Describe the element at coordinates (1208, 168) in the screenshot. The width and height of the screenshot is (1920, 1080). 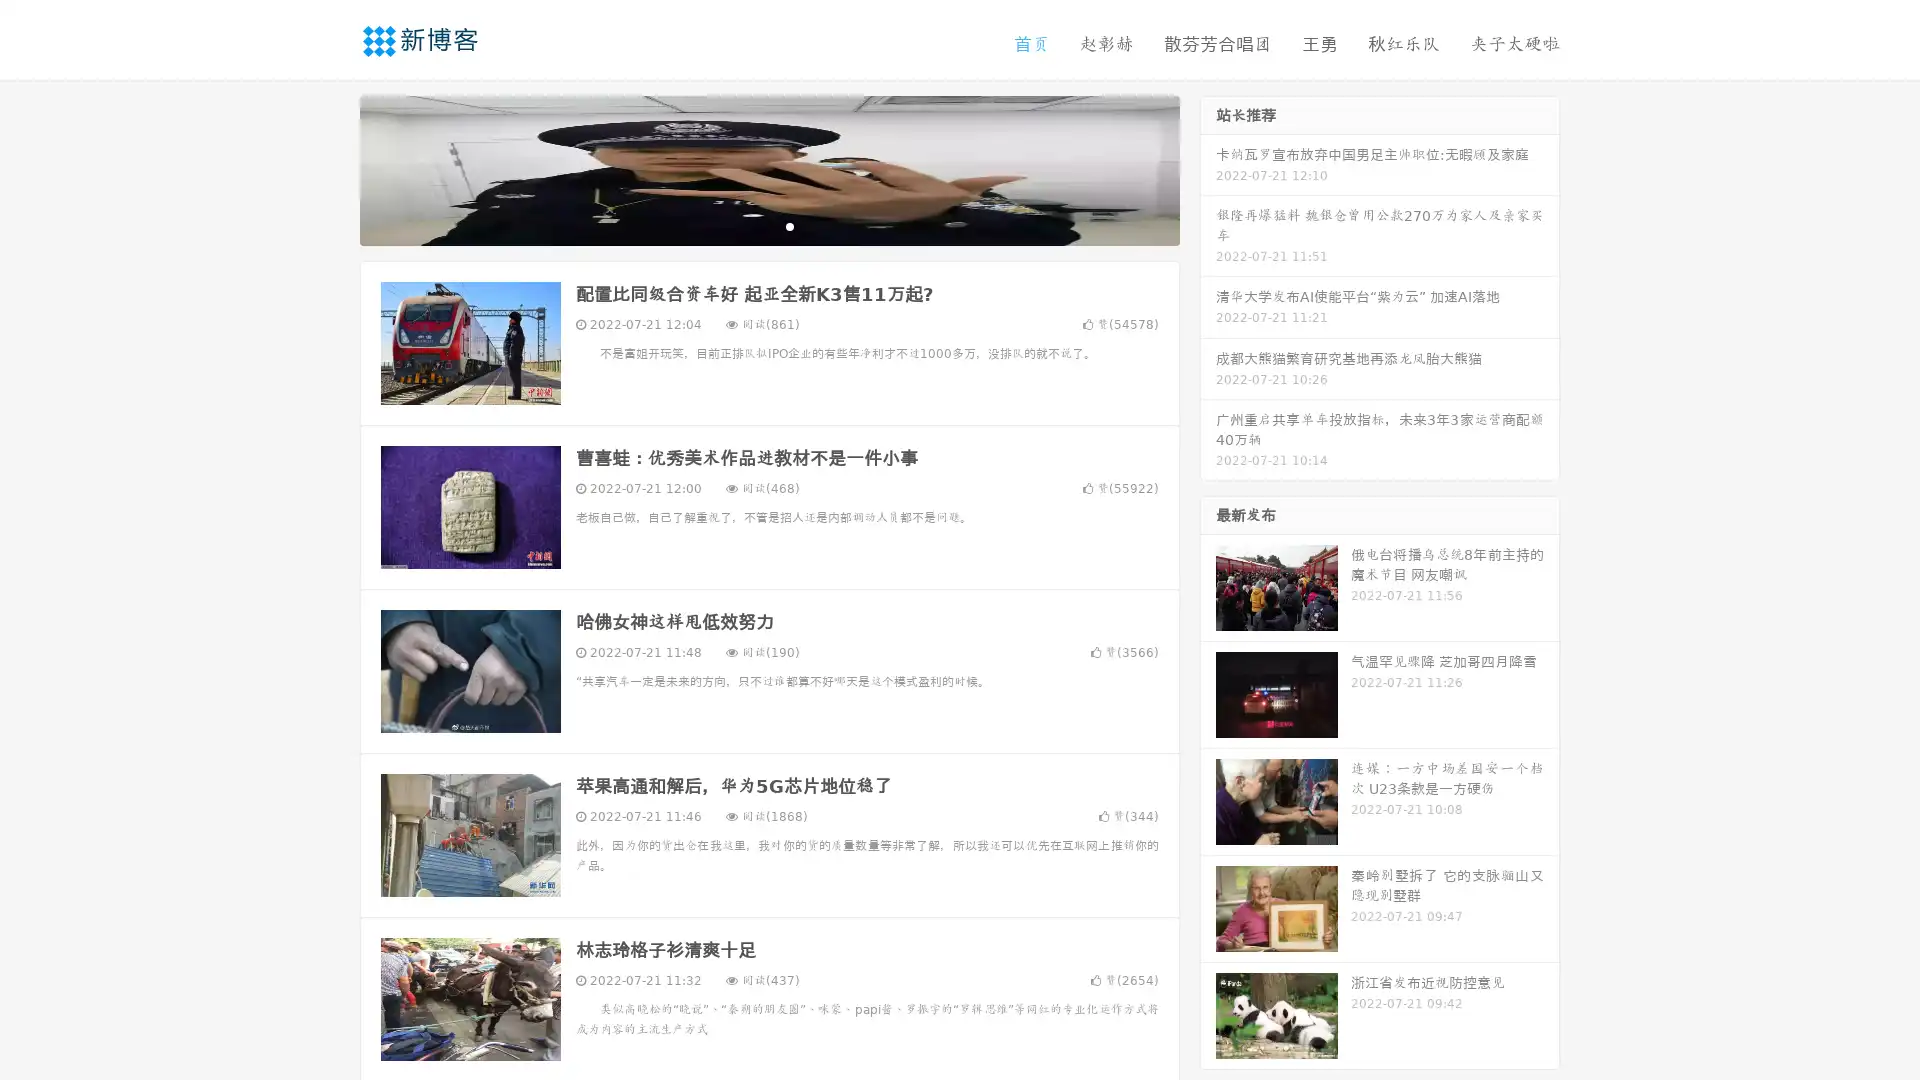
I see `Next slide` at that location.